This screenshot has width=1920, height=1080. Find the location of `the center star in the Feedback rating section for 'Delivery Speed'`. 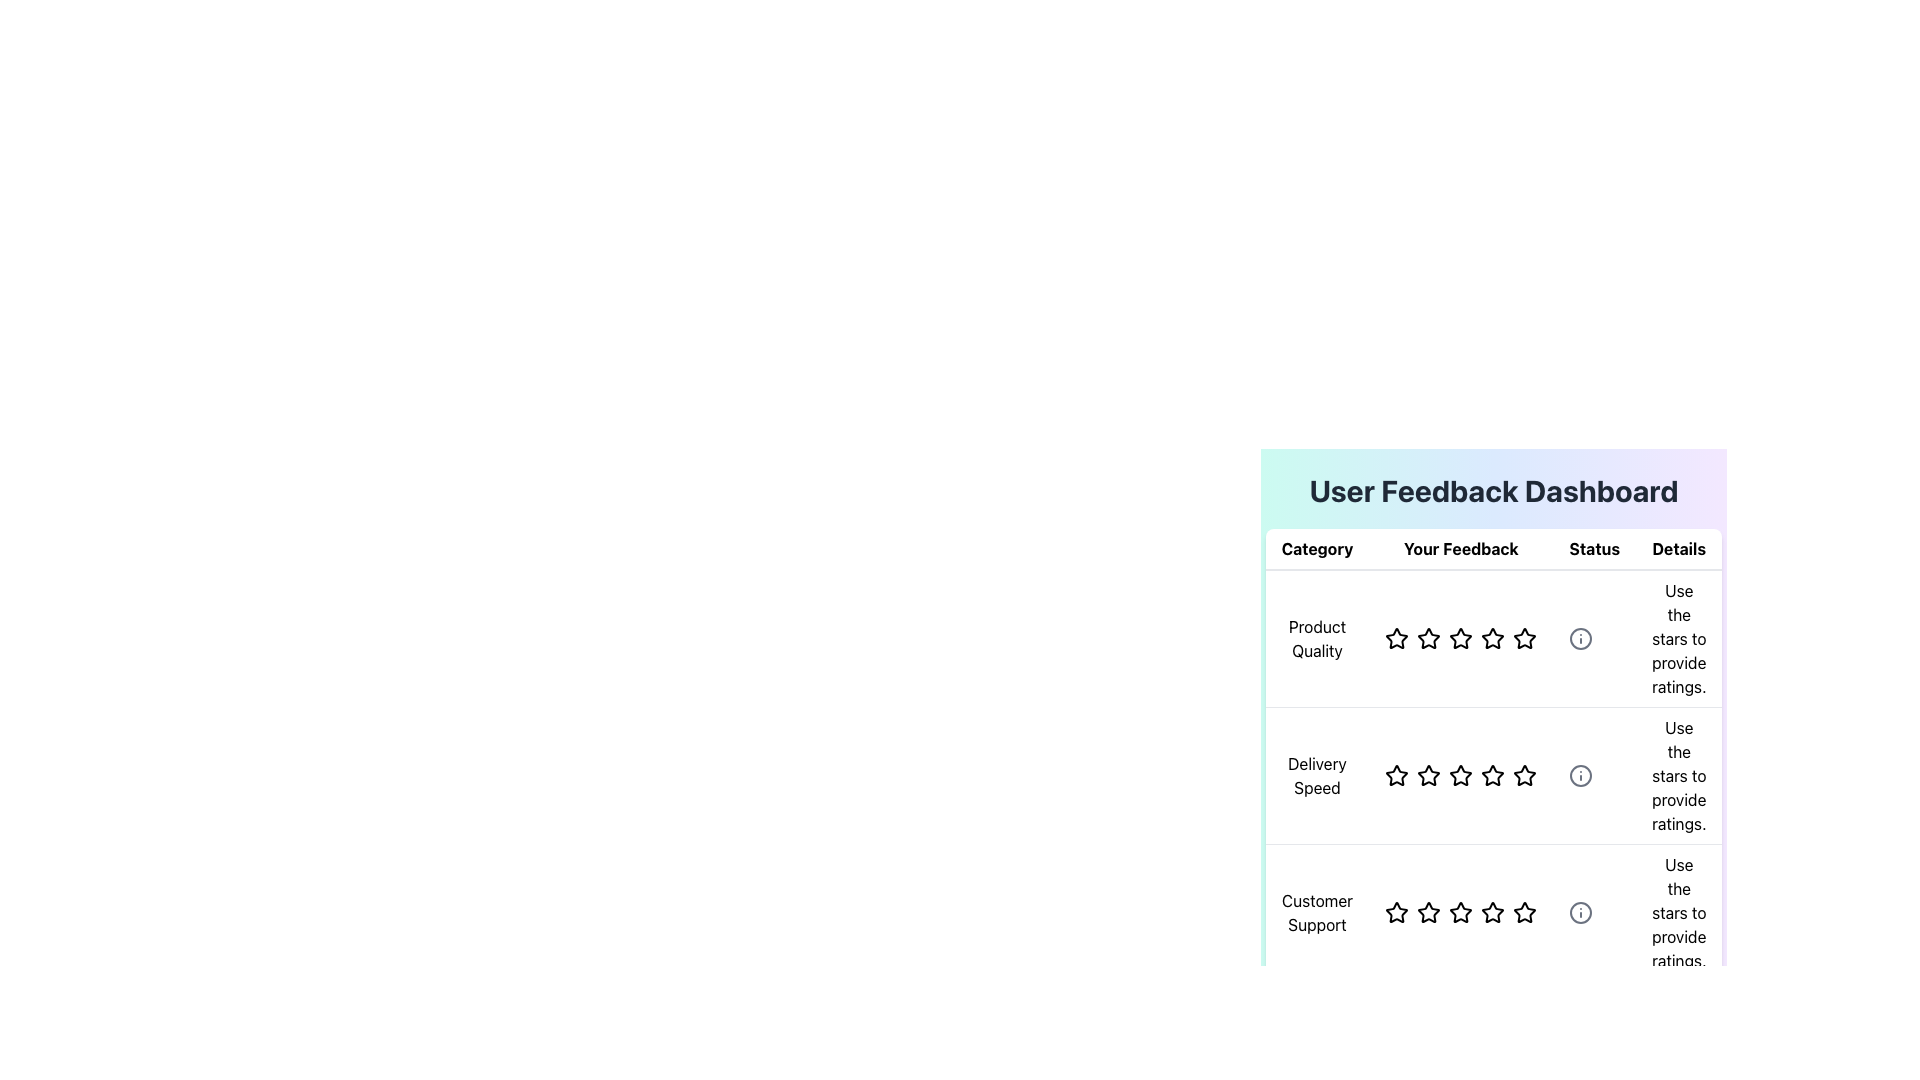

the center star in the Feedback rating section for 'Delivery Speed' is located at coordinates (1493, 774).